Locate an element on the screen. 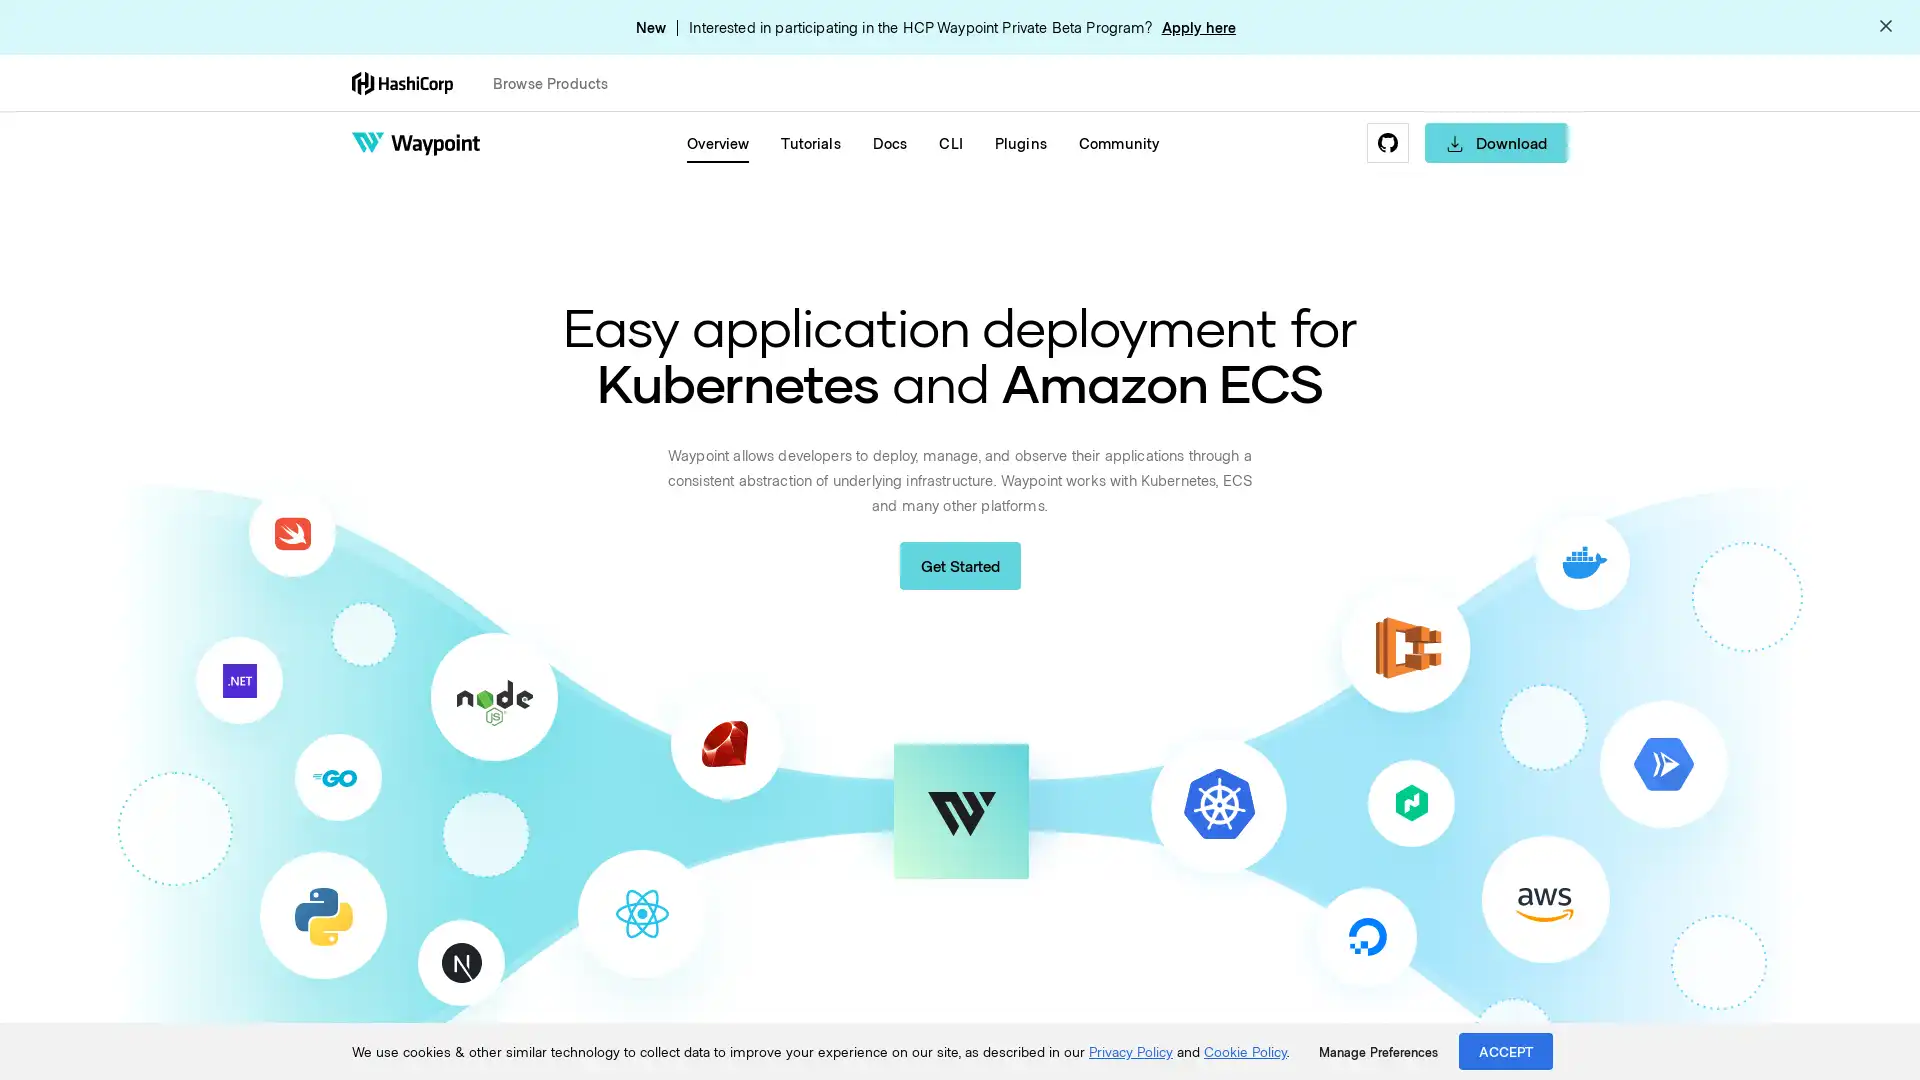  Manage Preferences is located at coordinates (1377, 1051).